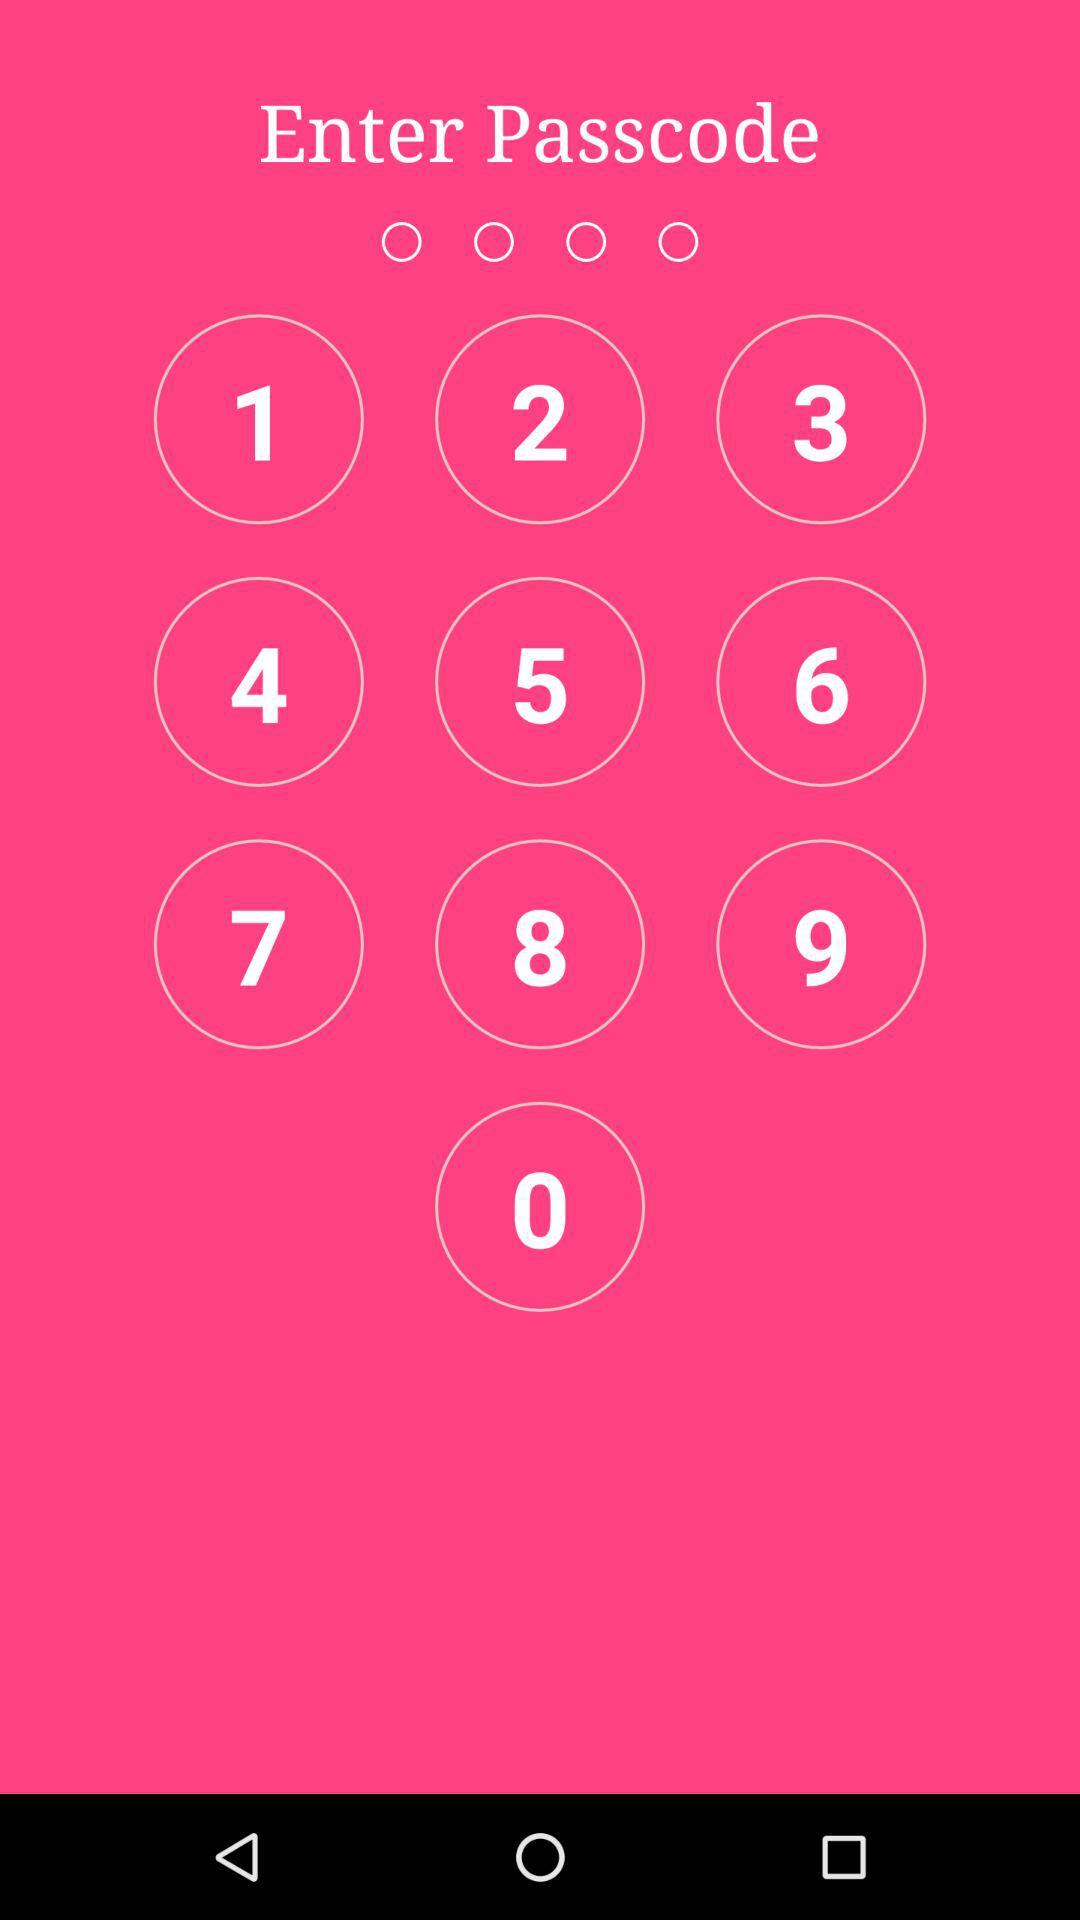  I want to click on 0, so click(540, 1205).